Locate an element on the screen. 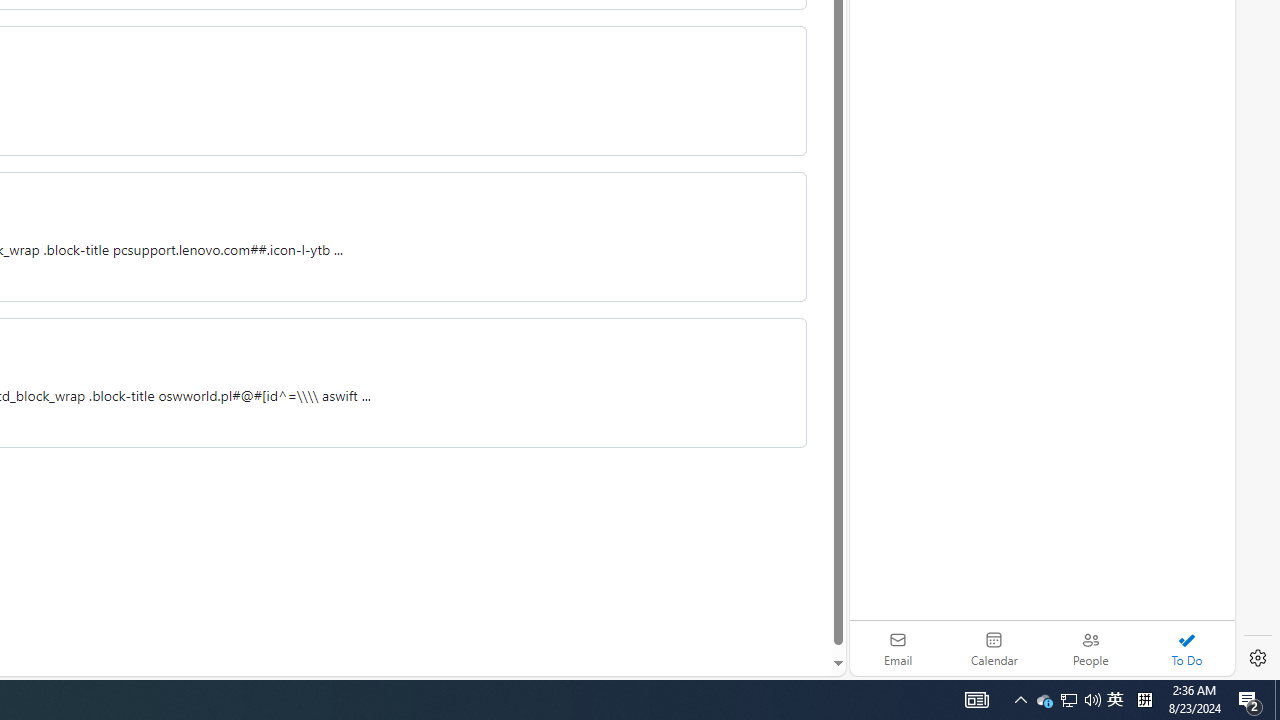 The height and width of the screenshot is (720, 1280). 'People' is located at coordinates (1089, 648).